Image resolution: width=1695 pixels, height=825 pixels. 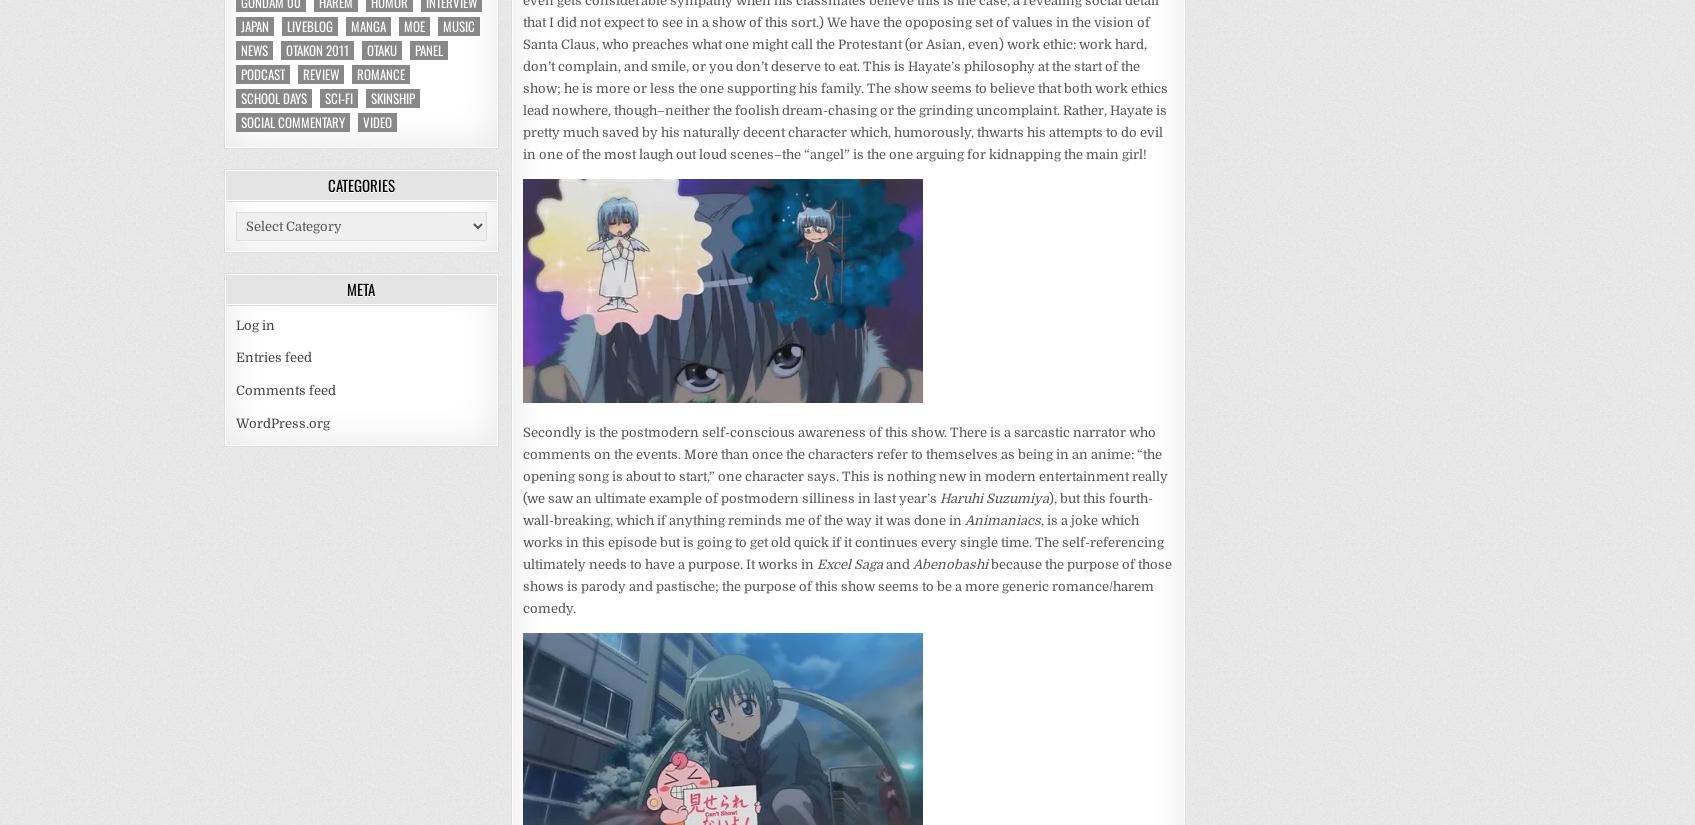 I want to click on 'review', so click(x=320, y=72).